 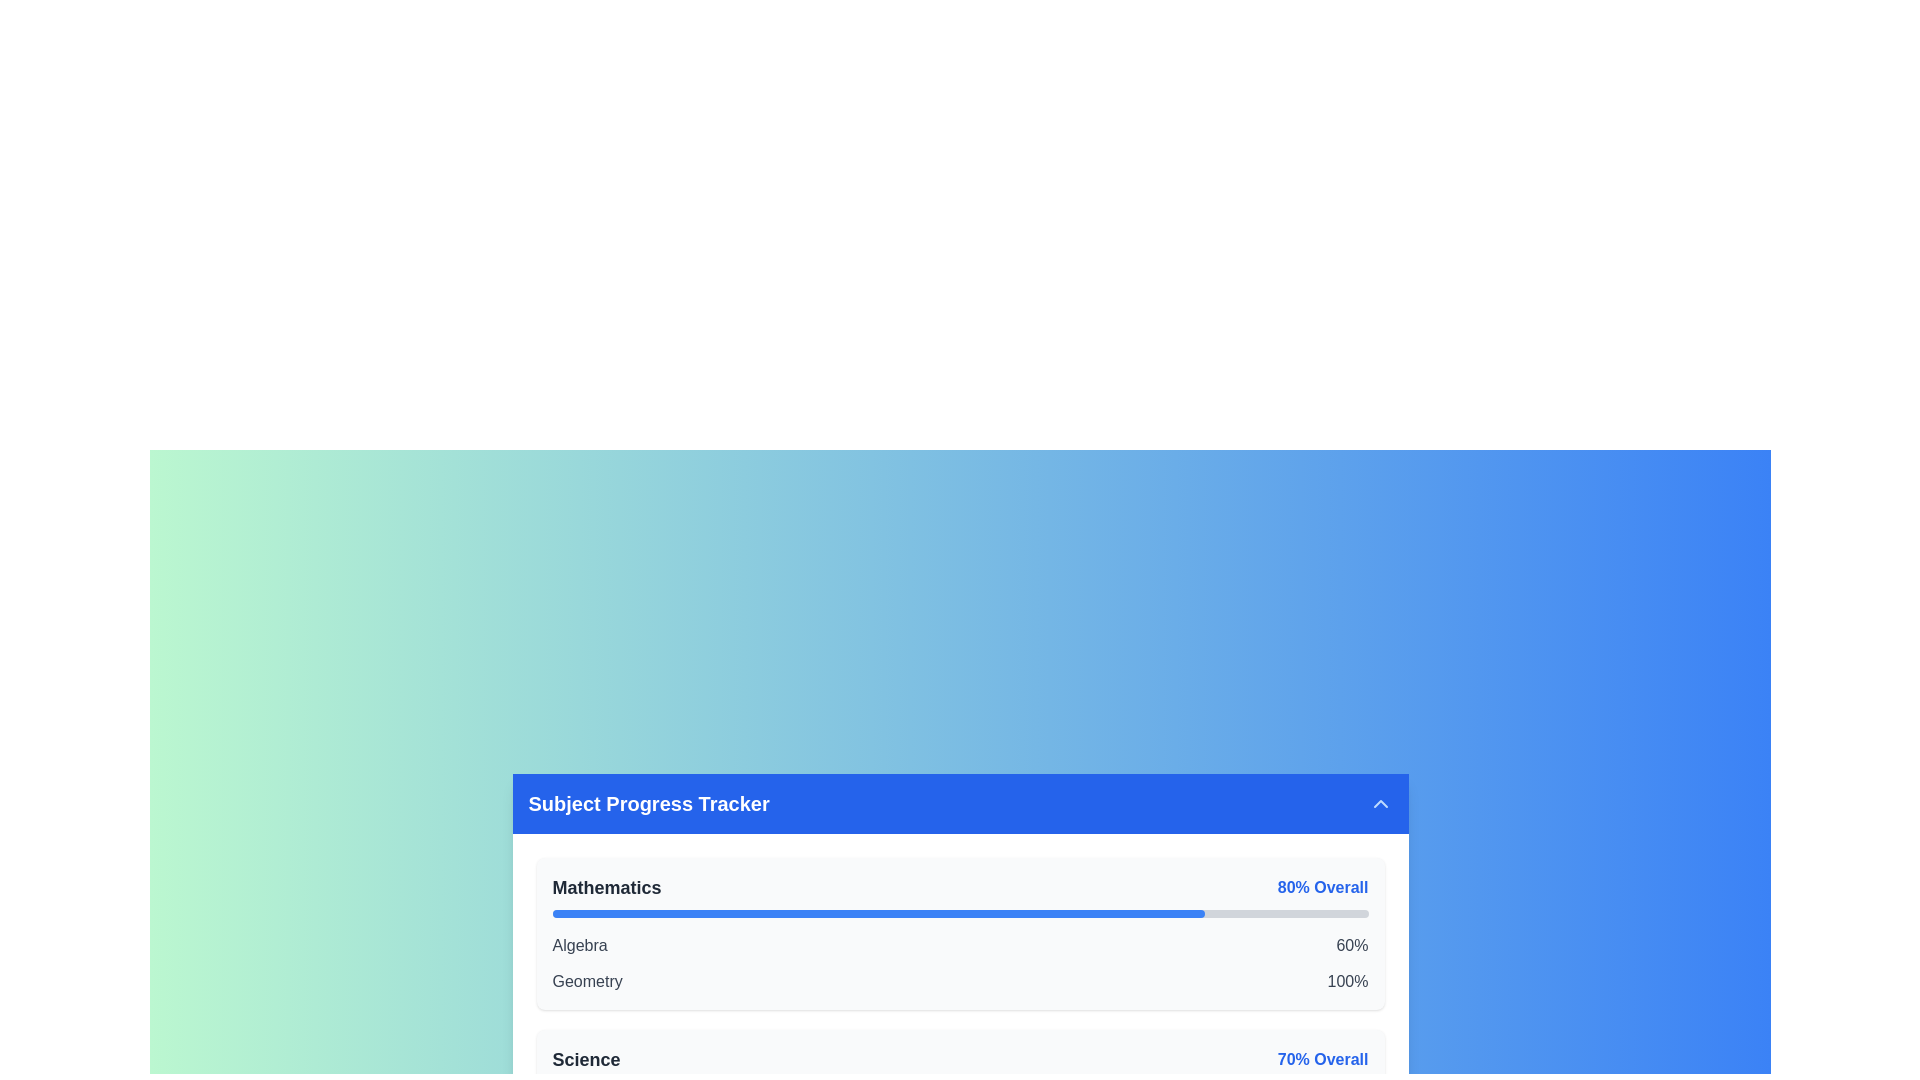 I want to click on the Data display card that shows progress and performance metrics for 'Mathematics', located in the 'Subject Progress Tracker' section, so click(x=960, y=933).